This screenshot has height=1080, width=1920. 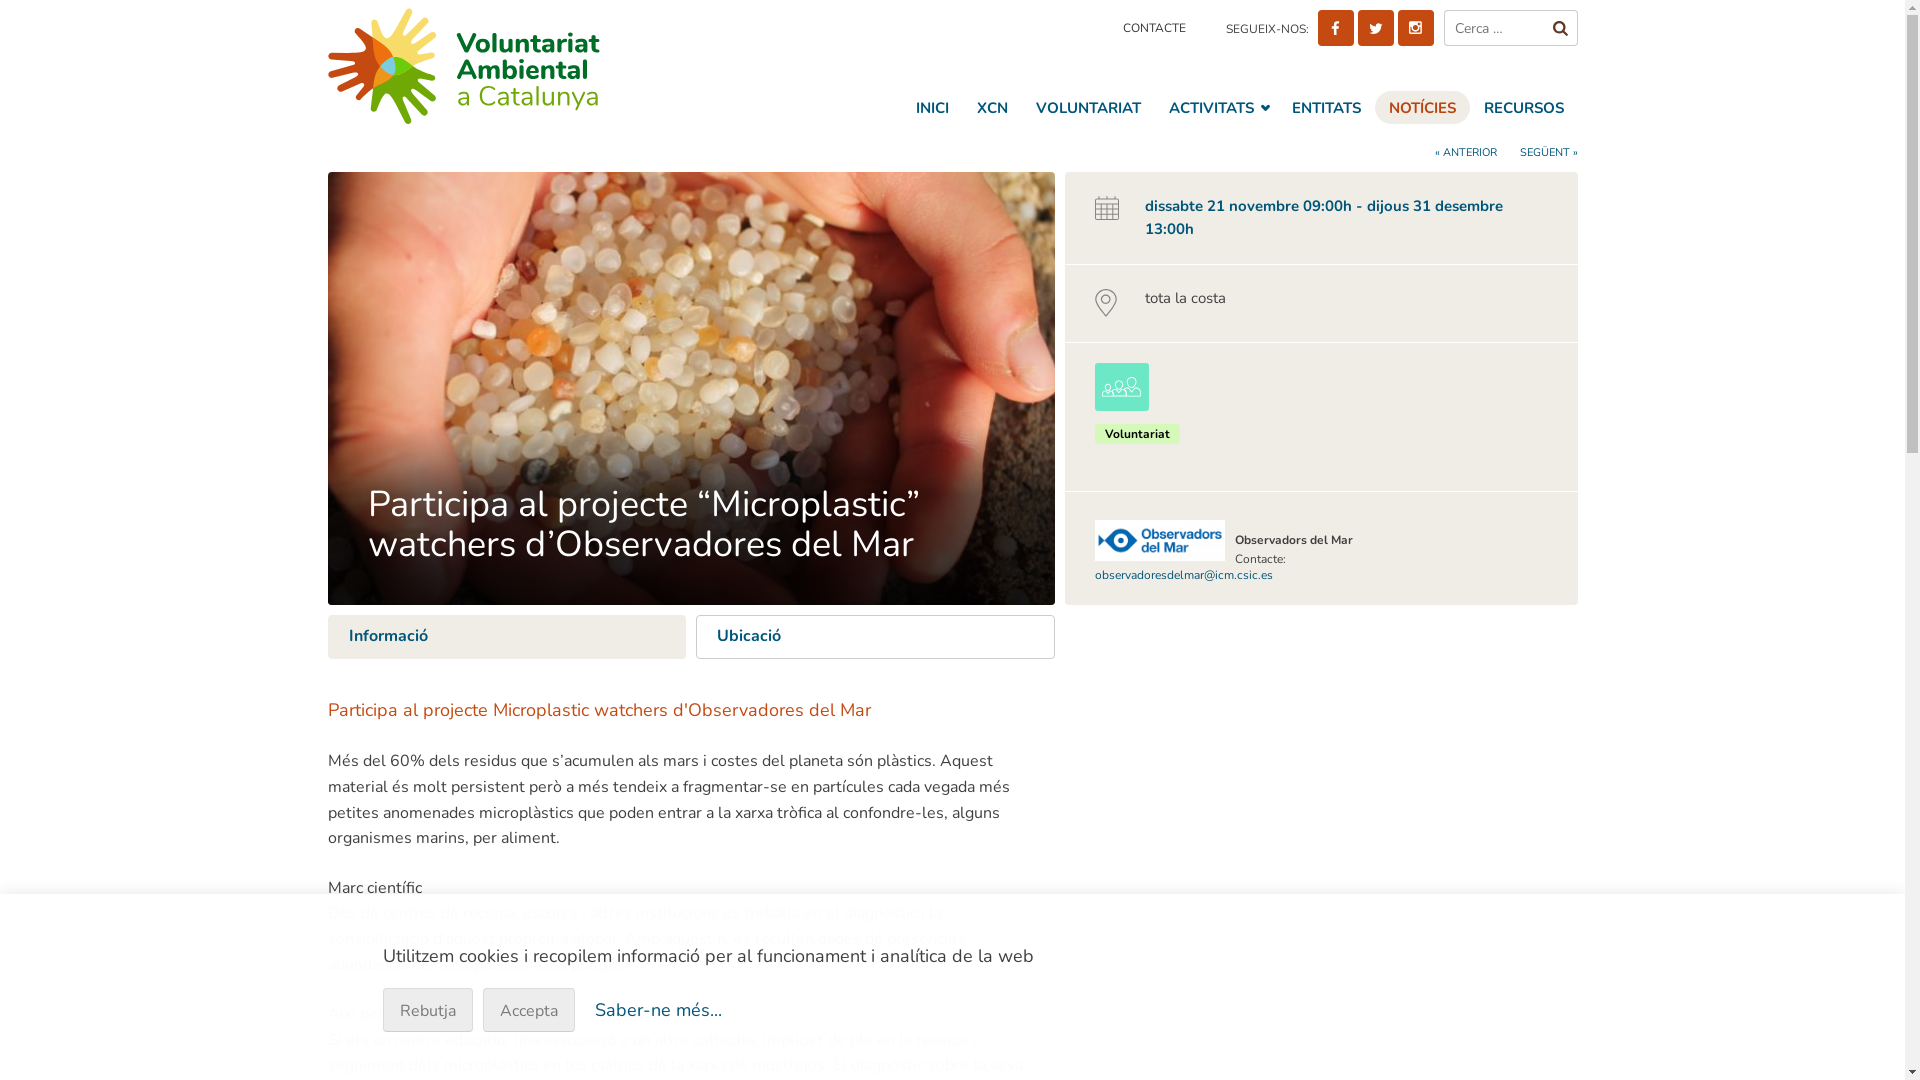 I want to click on 'Accepta', so click(x=528, y=1010).